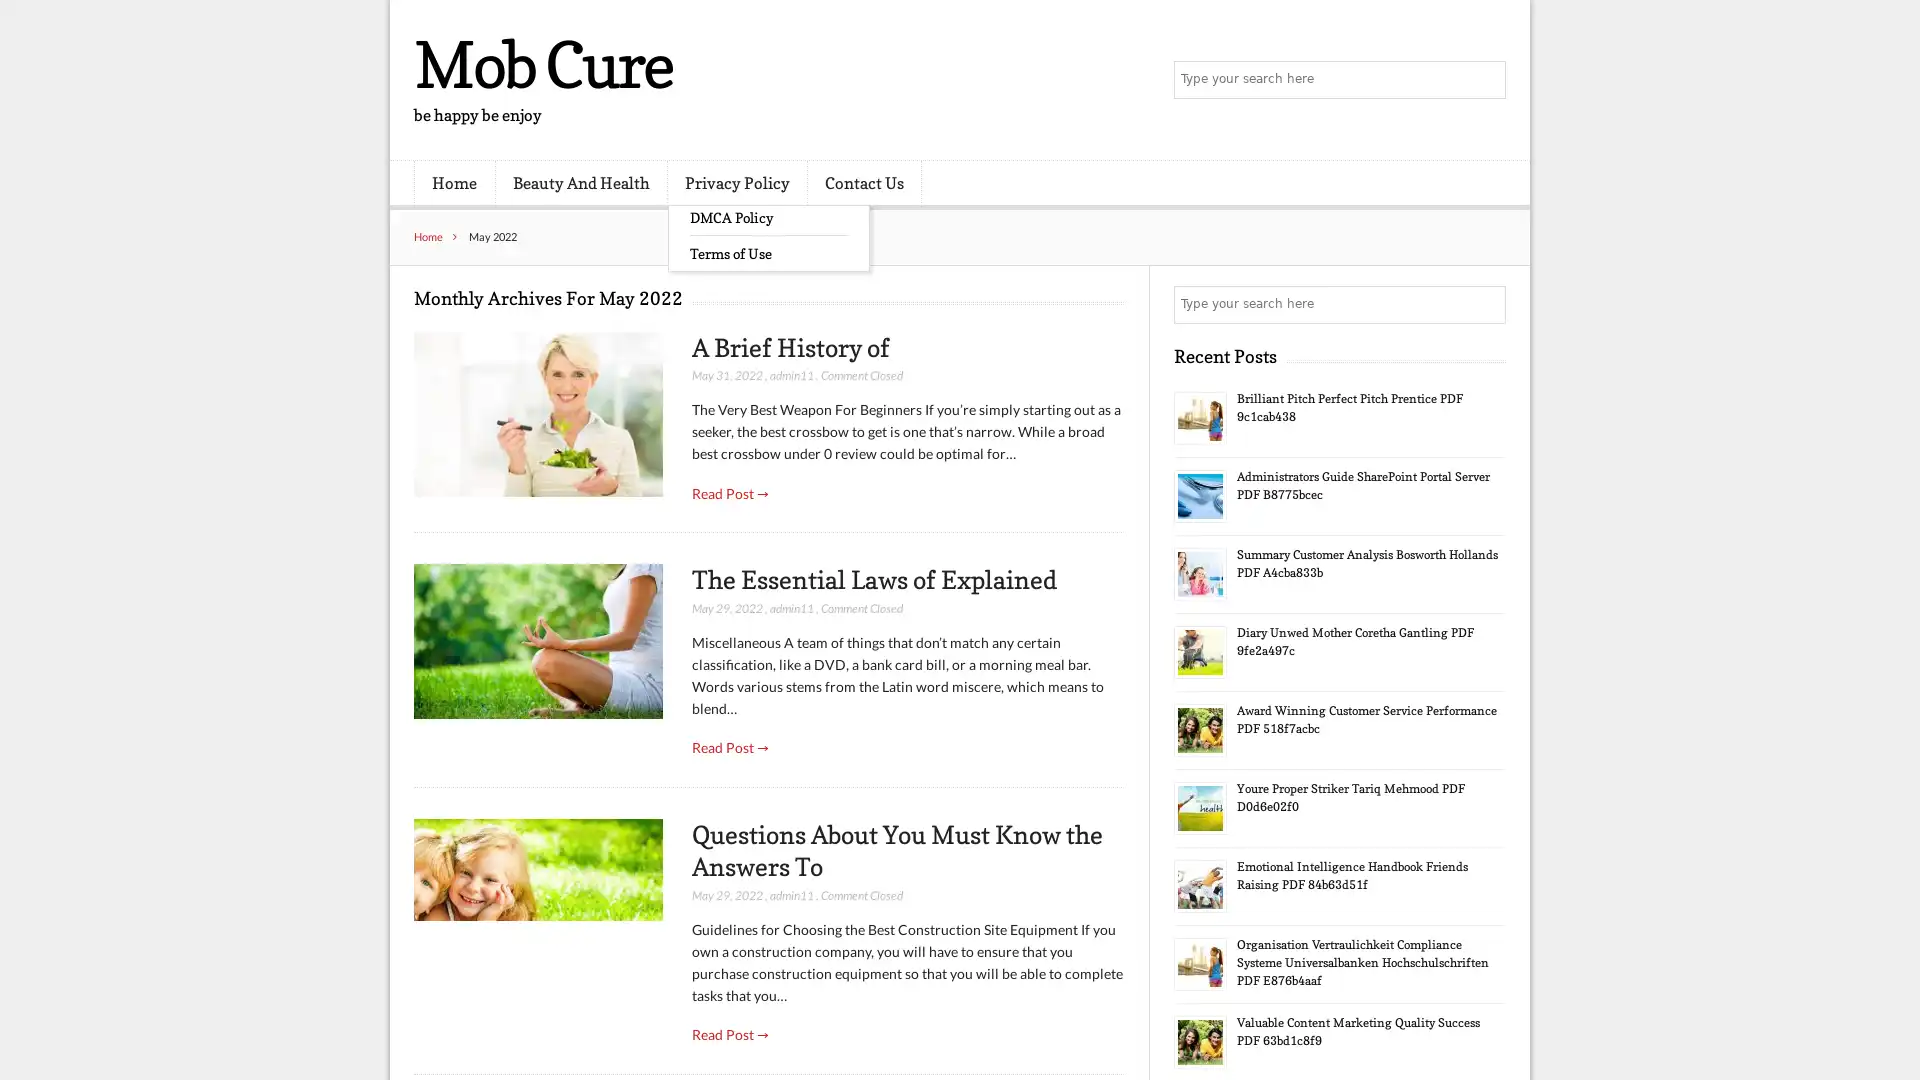 The image size is (1920, 1080). Describe the element at coordinates (1485, 80) in the screenshot. I see `Search` at that location.